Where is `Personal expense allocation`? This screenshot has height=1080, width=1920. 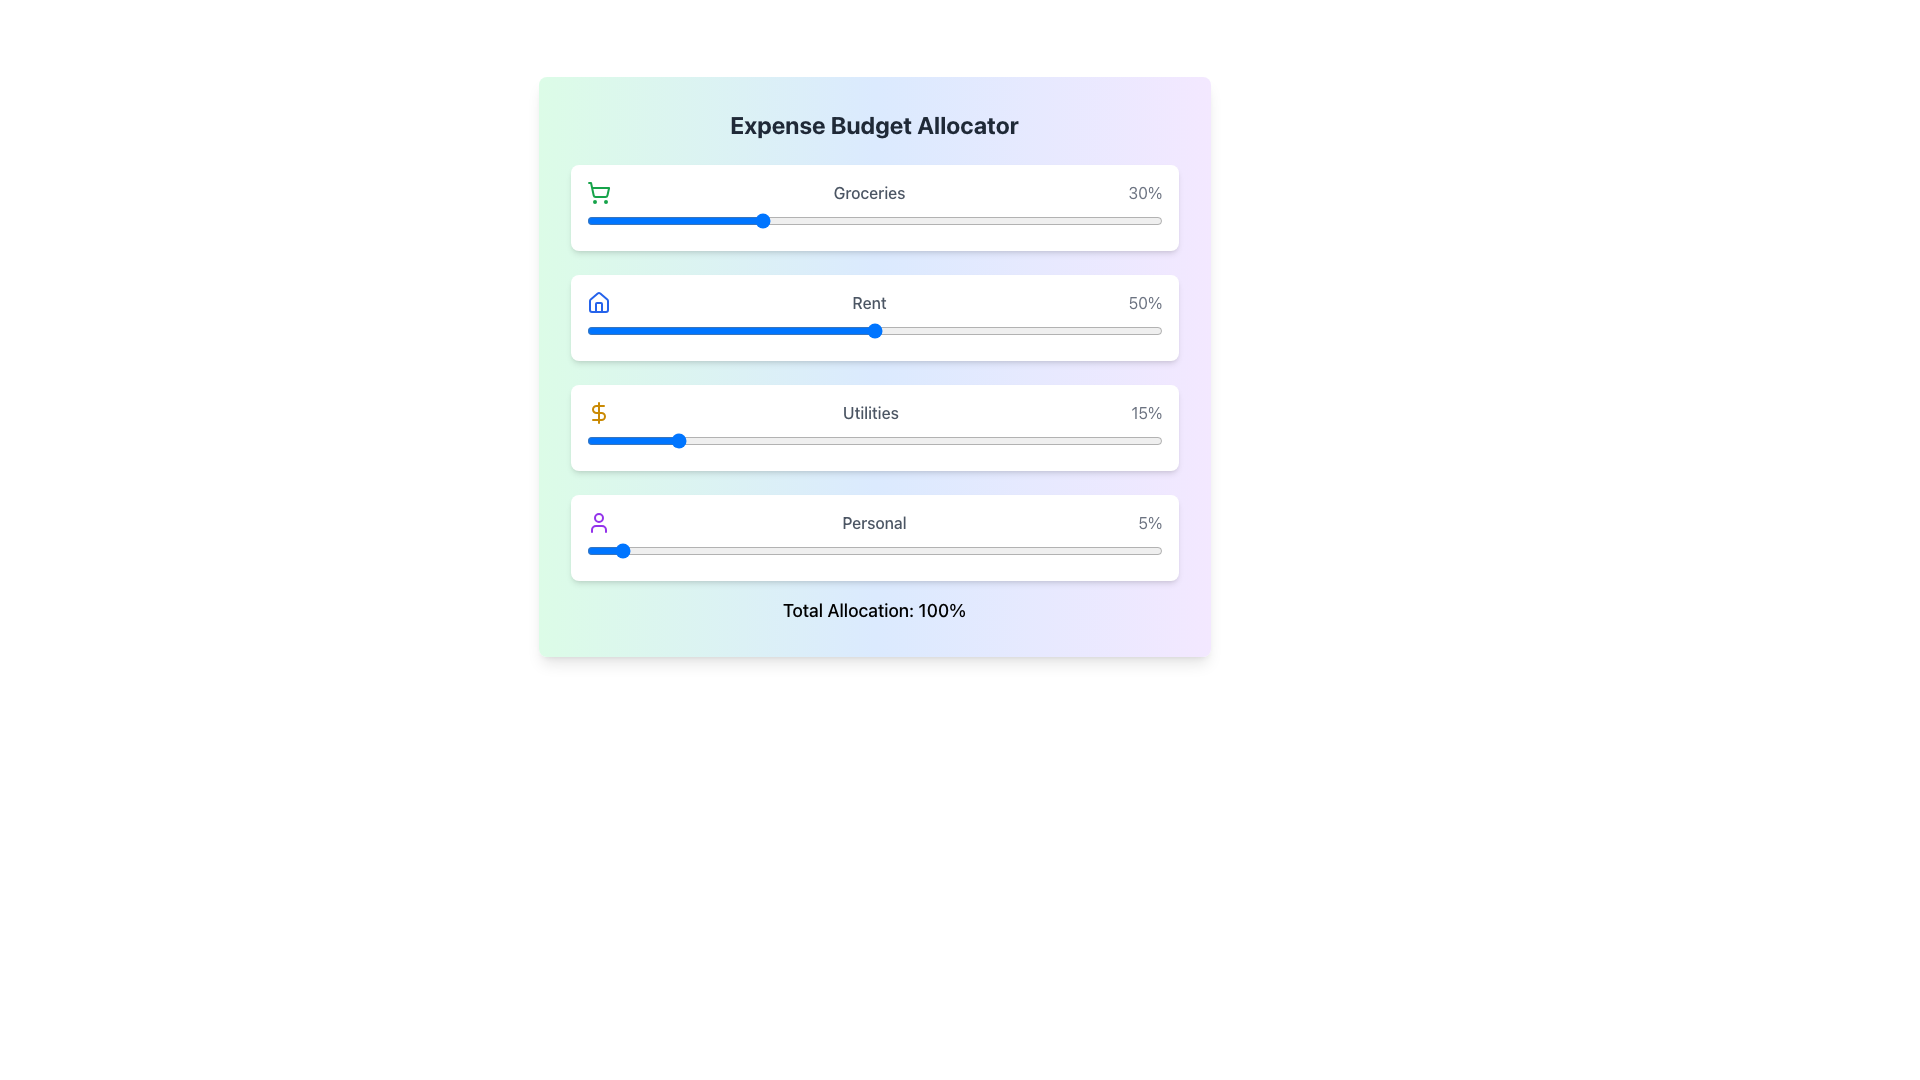 Personal expense allocation is located at coordinates (614, 551).